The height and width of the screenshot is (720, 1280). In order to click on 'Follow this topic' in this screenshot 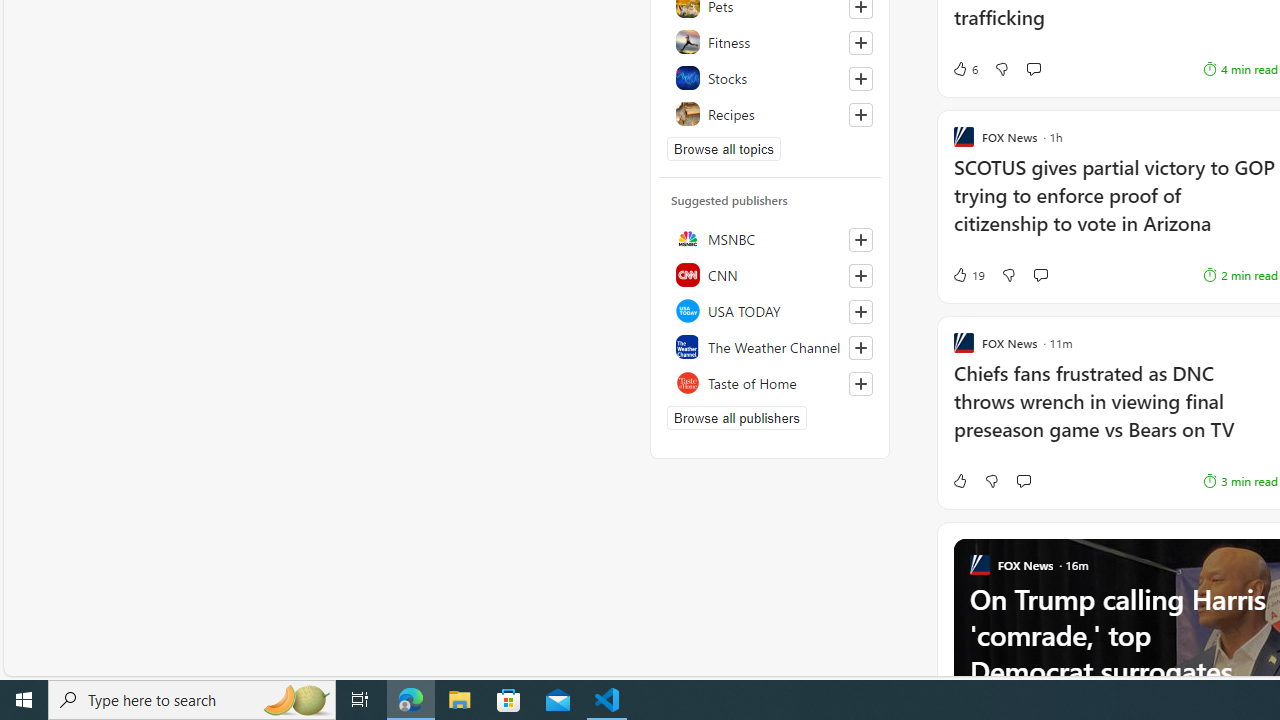, I will do `click(860, 114)`.